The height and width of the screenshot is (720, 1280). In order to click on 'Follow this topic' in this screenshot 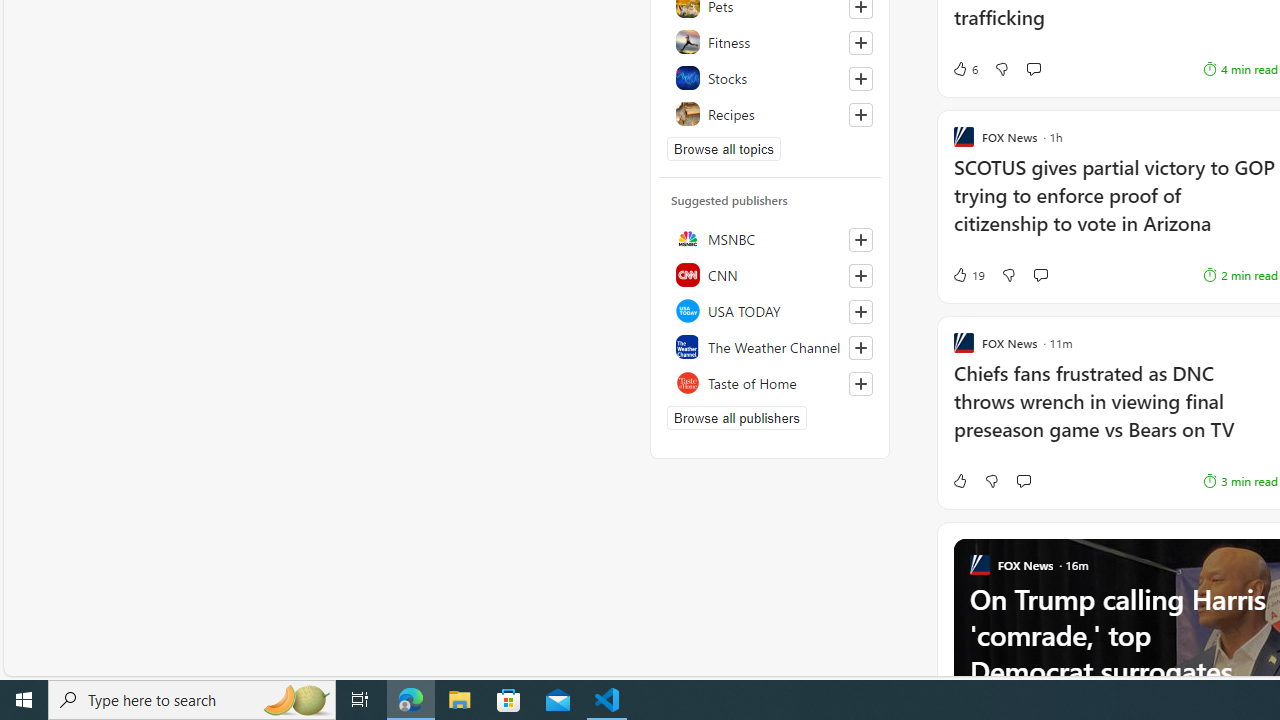, I will do `click(860, 114)`.